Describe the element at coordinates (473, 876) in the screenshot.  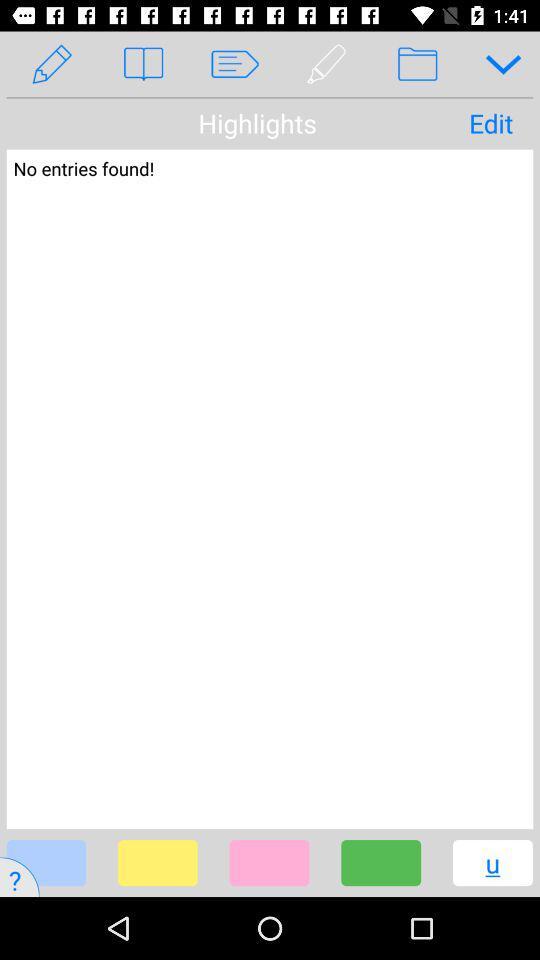
I see `underline icon which is at bottom of the page` at that location.